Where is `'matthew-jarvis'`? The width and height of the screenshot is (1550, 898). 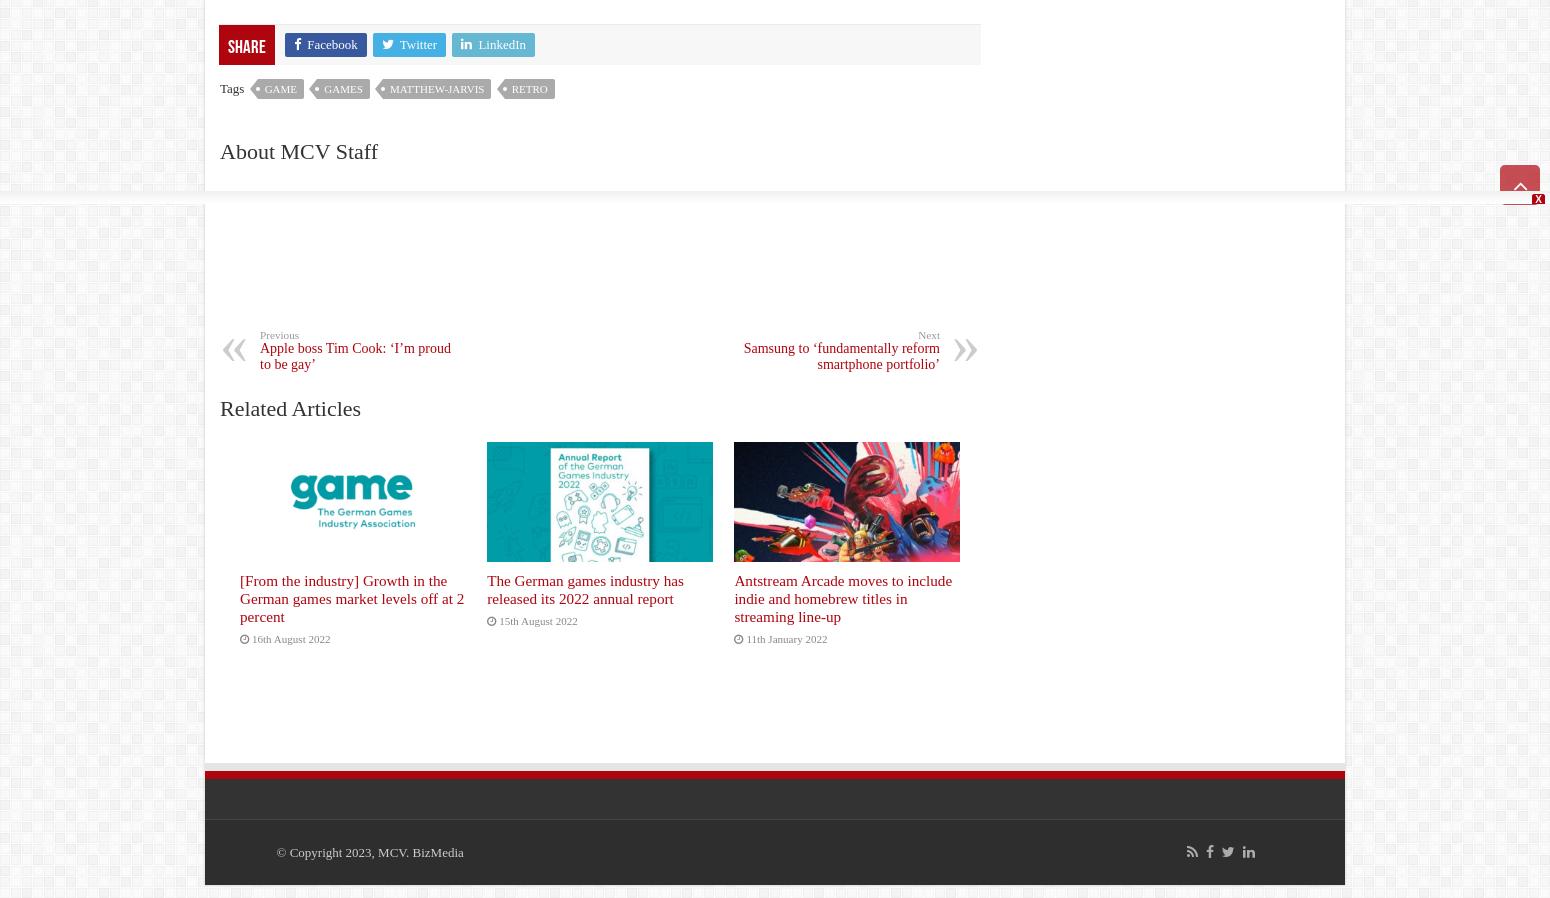
'matthew-jarvis' is located at coordinates (436, 87).